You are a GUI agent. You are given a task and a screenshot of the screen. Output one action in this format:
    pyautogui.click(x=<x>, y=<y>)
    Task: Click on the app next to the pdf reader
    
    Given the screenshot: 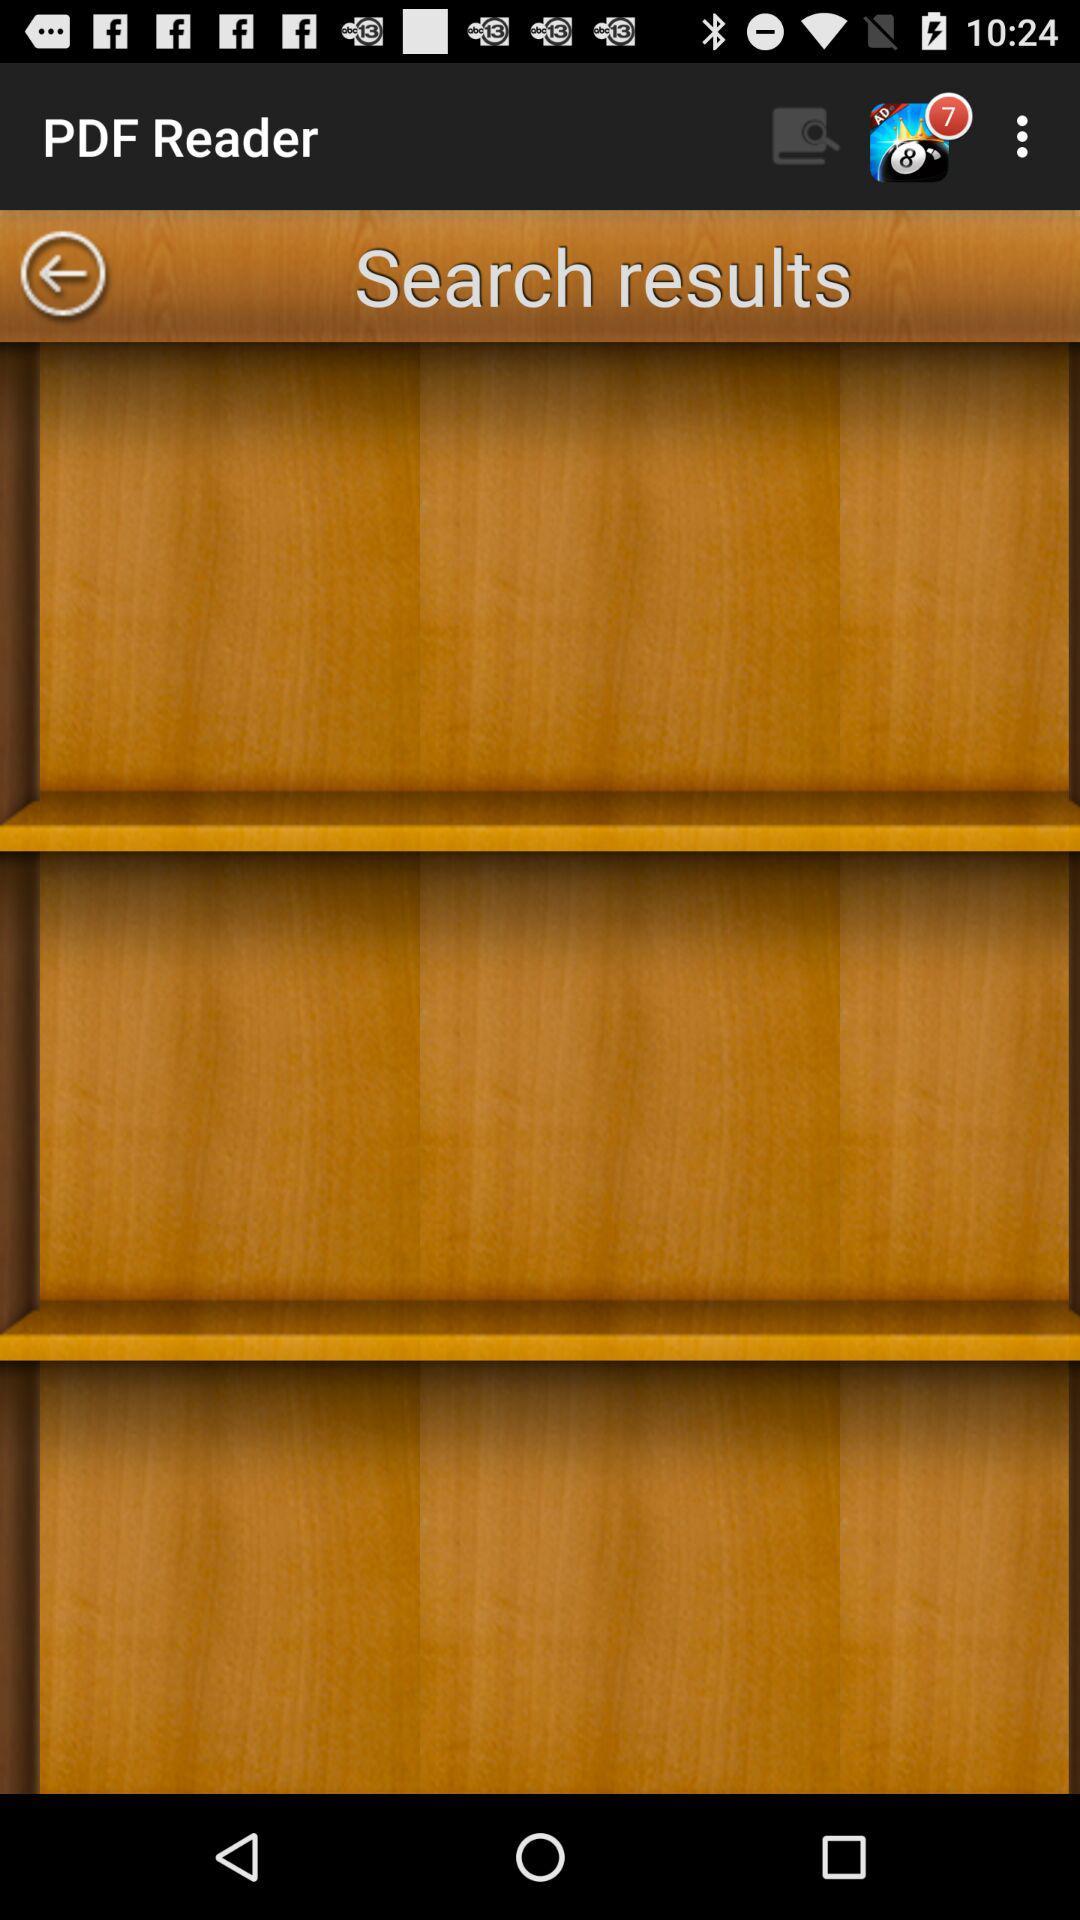 What is the action you would take?
    pyautogui.click(x=805, y=135)
    